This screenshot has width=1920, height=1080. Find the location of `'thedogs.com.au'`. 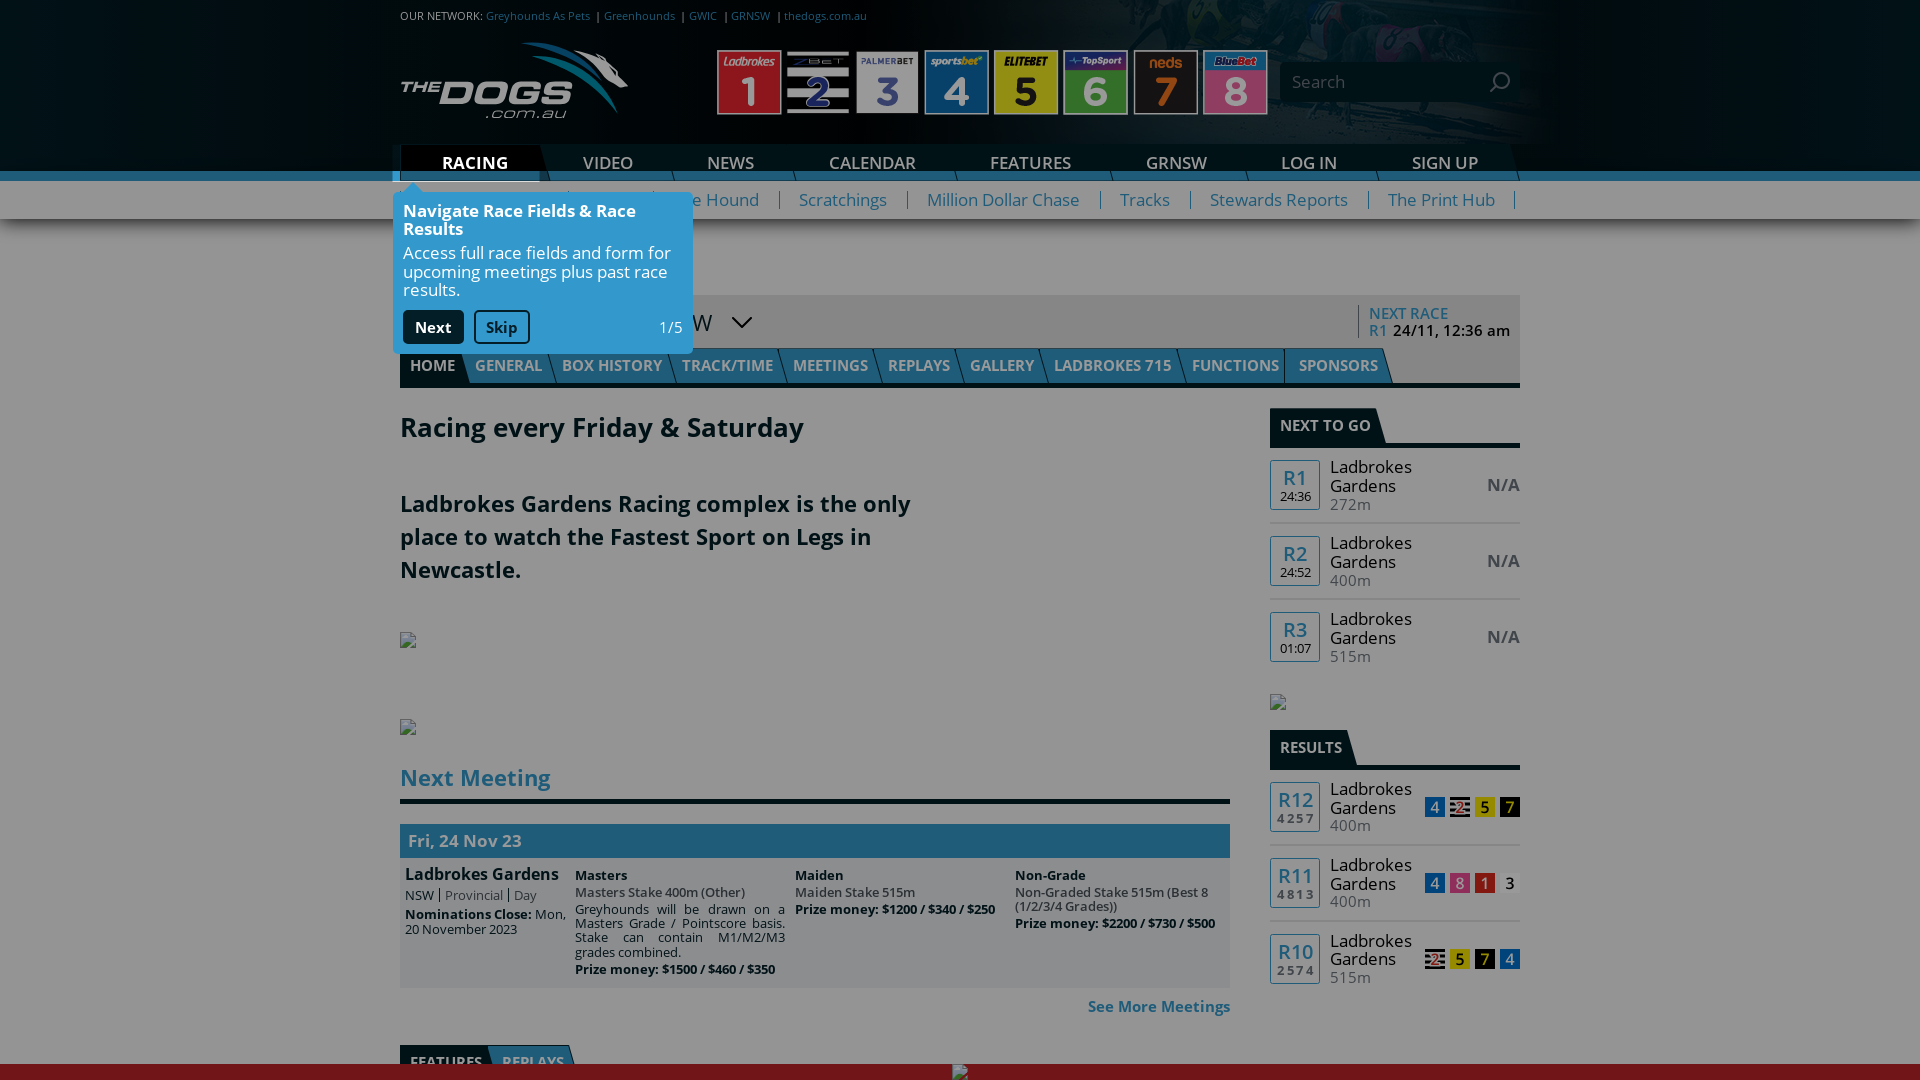

'thedogs.com.au' is located at coordinates (825, 15).